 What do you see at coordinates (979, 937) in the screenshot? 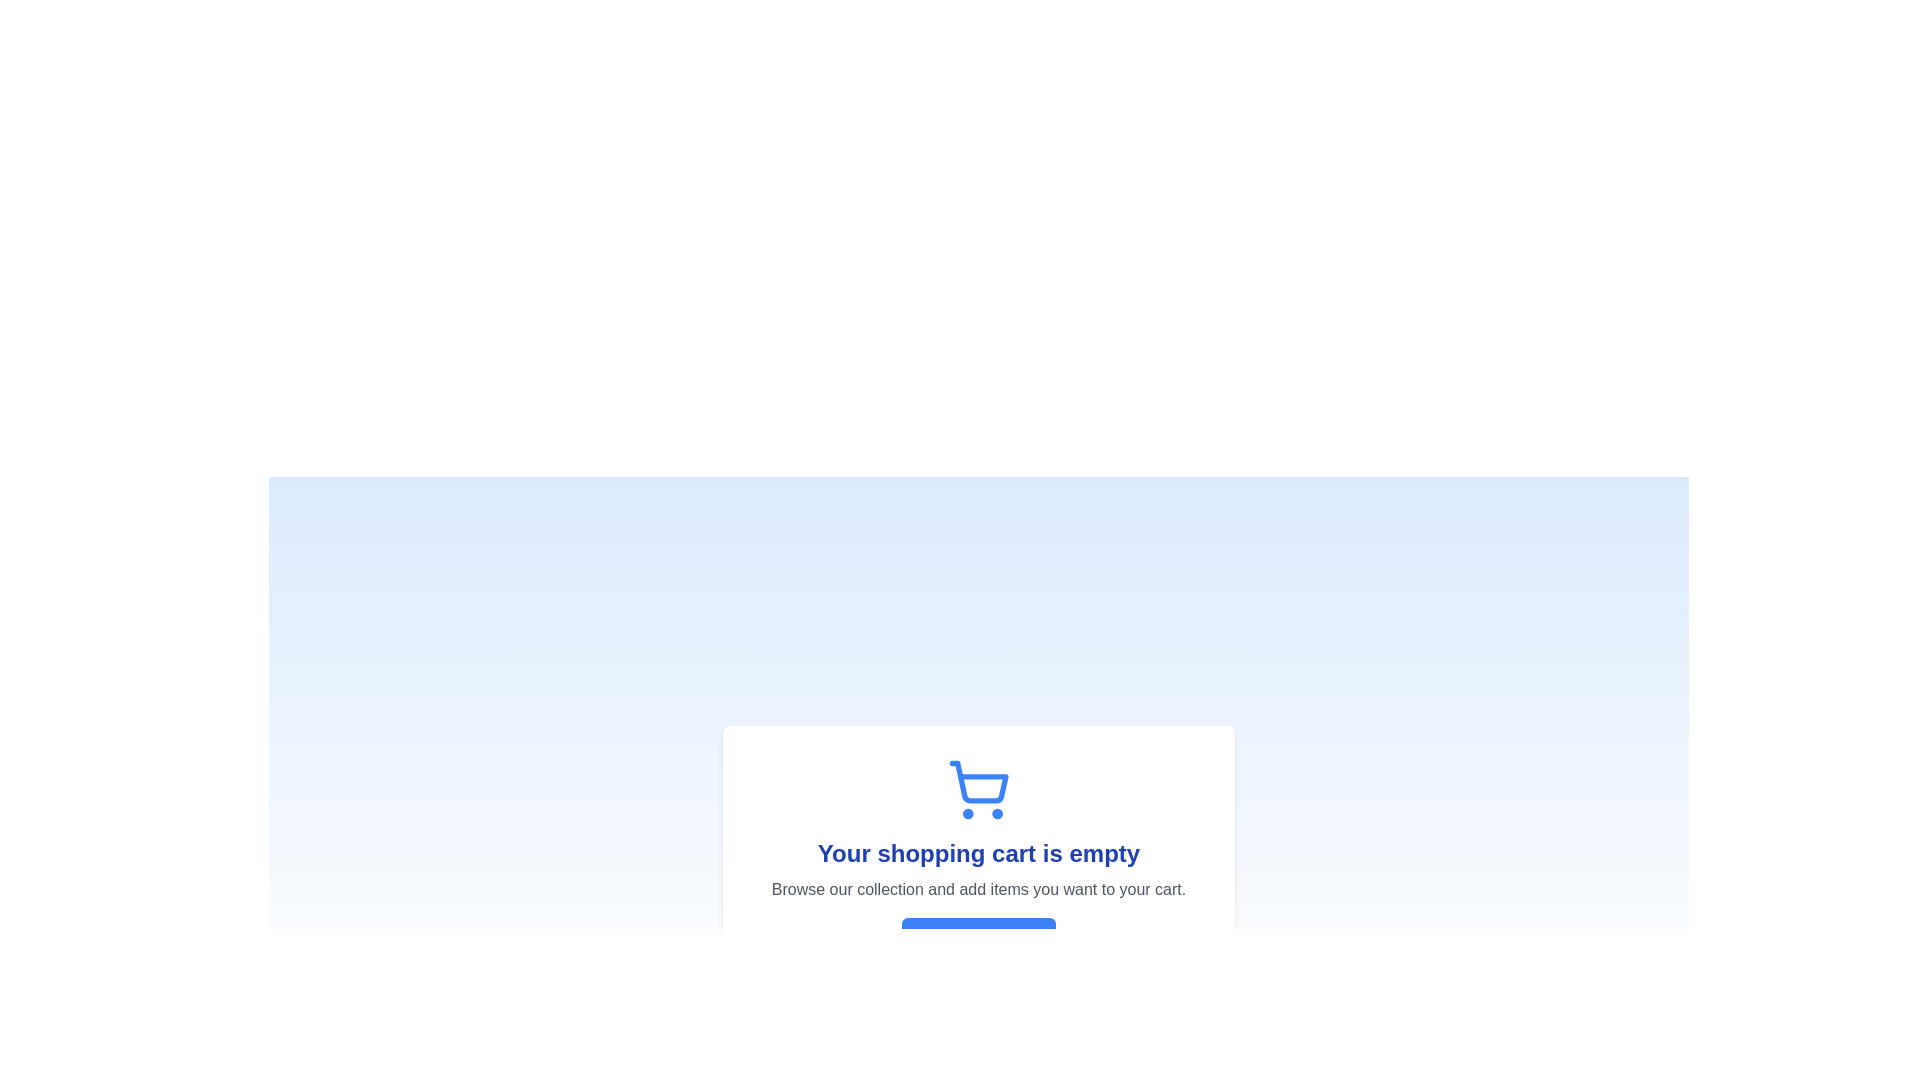
I see `the rectangular blue button with white text that reads 'Start Shopping' to initiate navigation` at bounding box center [979, 937].